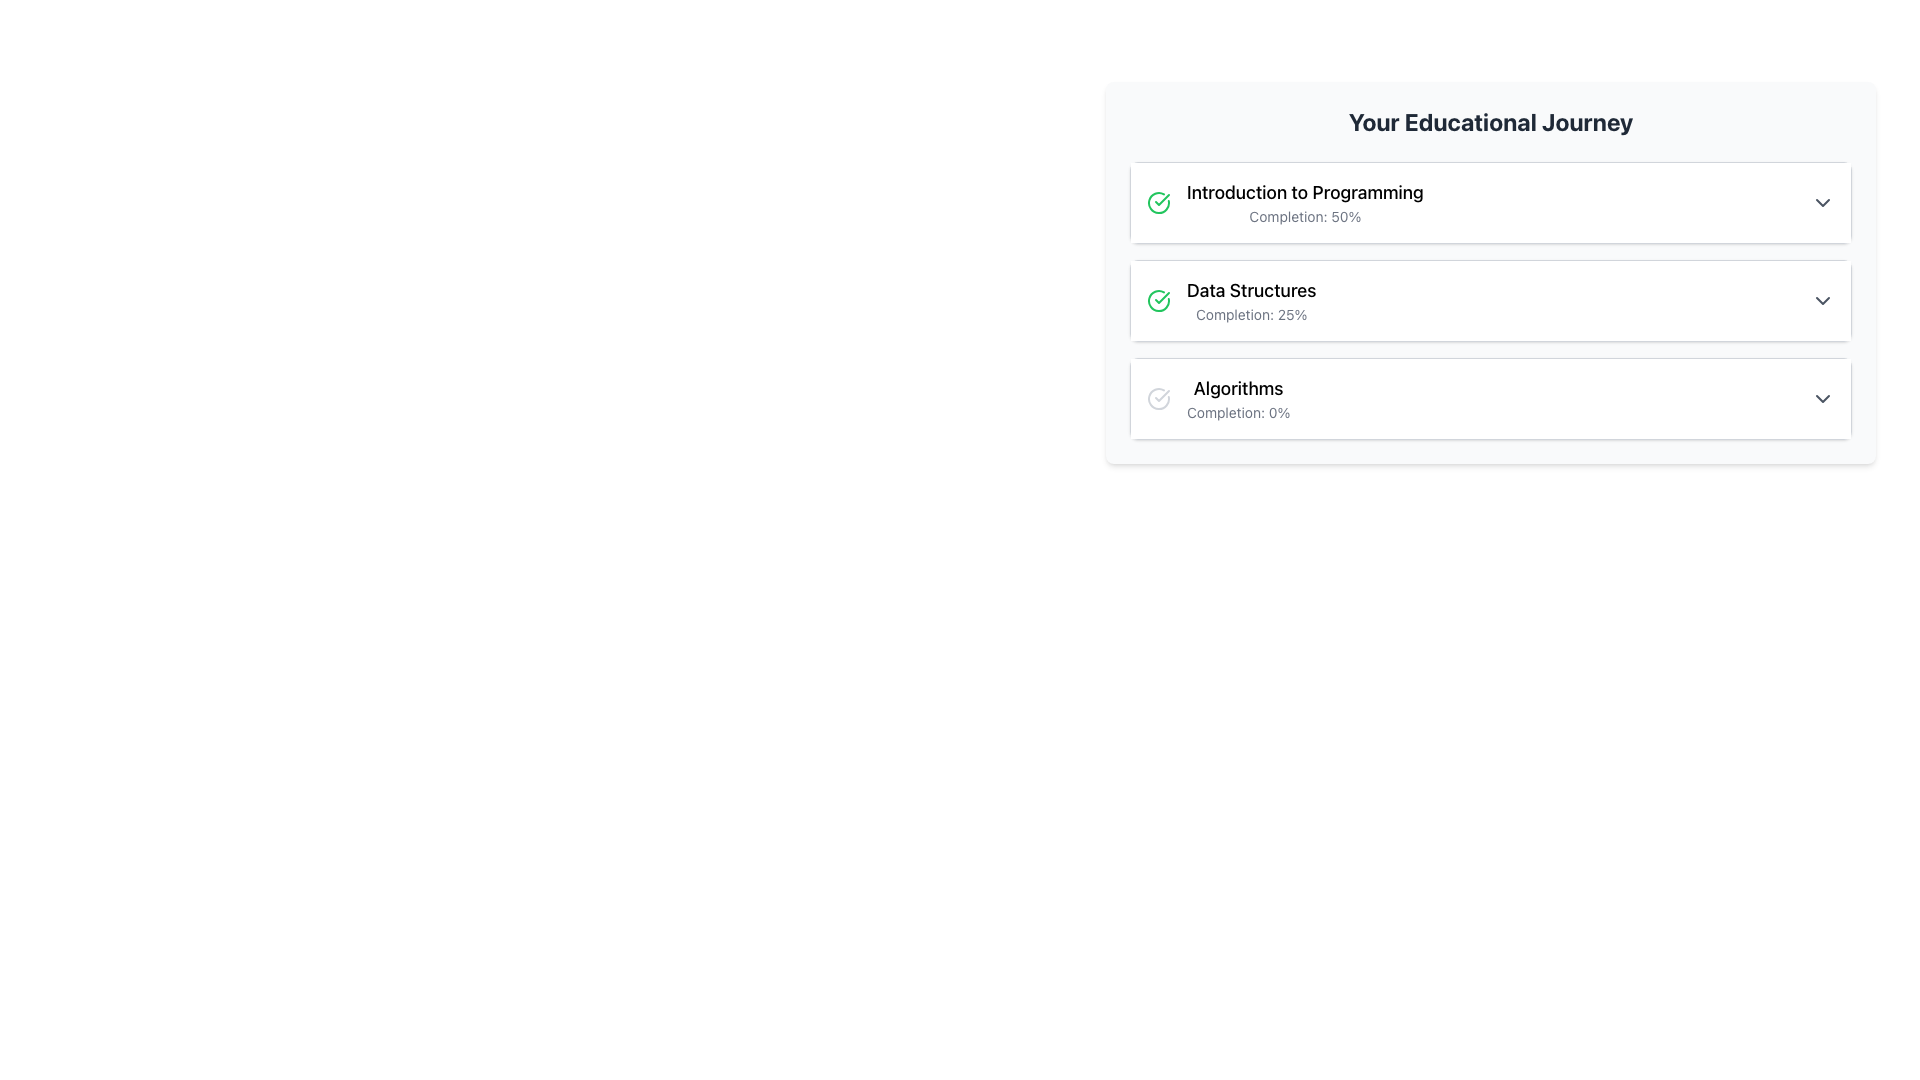 This screenshot has width=1920, height=1080. What do you see at coordinates (1823, 203) in the screenshot?
I see `the Dropdown indicator icon at the rightmost end of the 'Introduction to Programming' section` at bounding box center [1823, 203].